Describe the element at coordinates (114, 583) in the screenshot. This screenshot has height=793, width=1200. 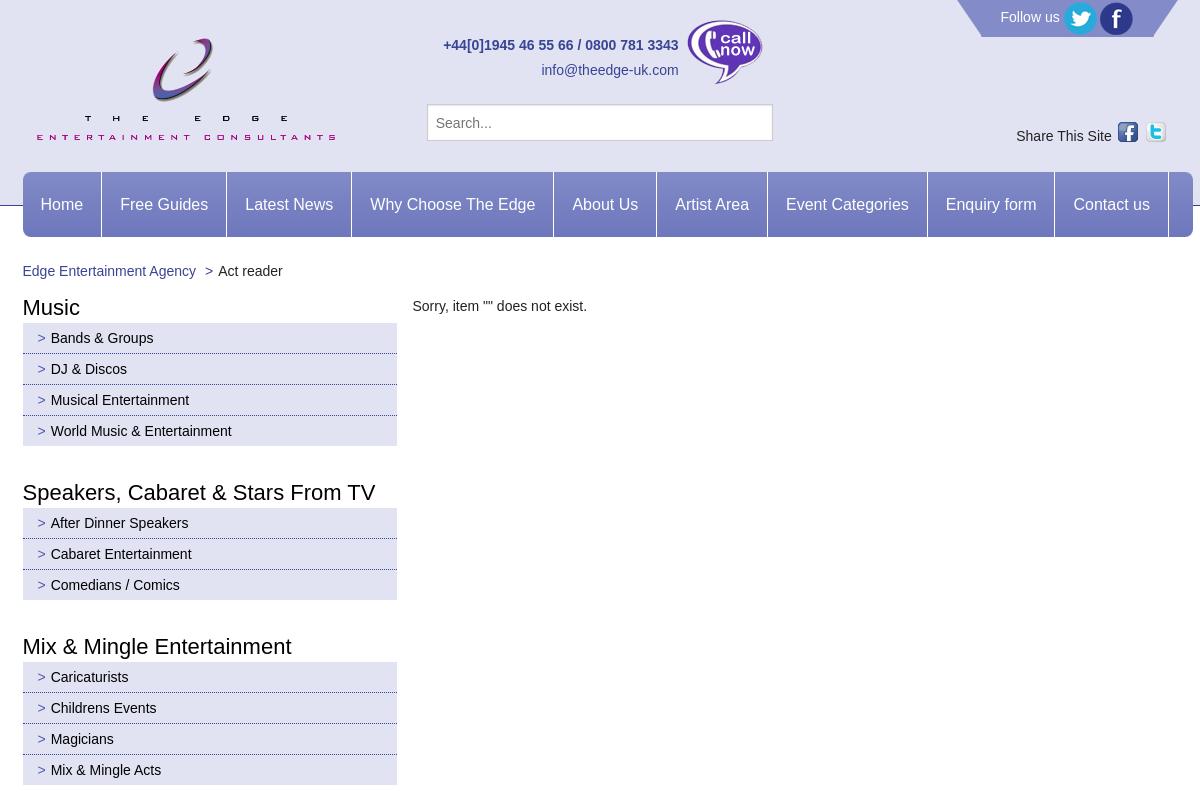
I see `'Comedians / Comics'` at that location.